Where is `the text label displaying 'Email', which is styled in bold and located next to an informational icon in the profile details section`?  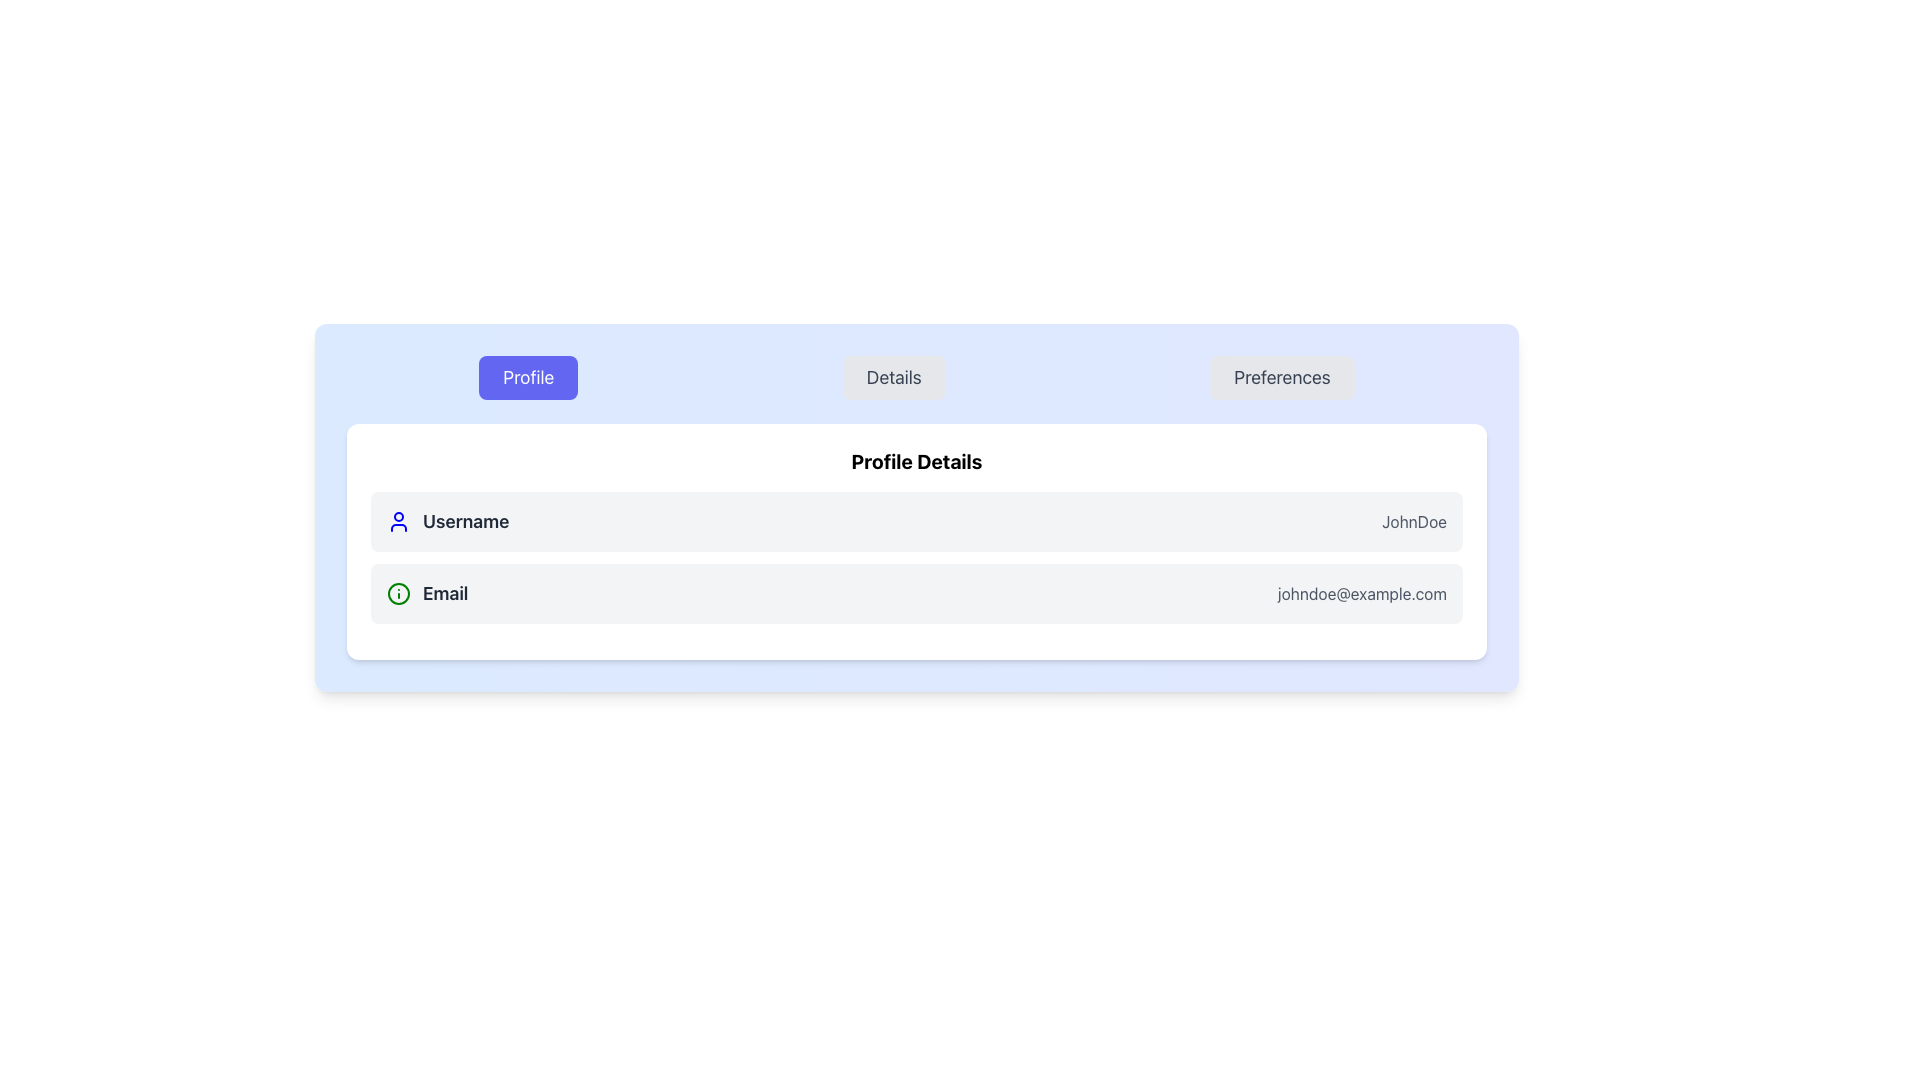
the text label displaying 'Email', which is styled in bold and located next to an informational icon in the profile details section is located at coordinates (426, 593).